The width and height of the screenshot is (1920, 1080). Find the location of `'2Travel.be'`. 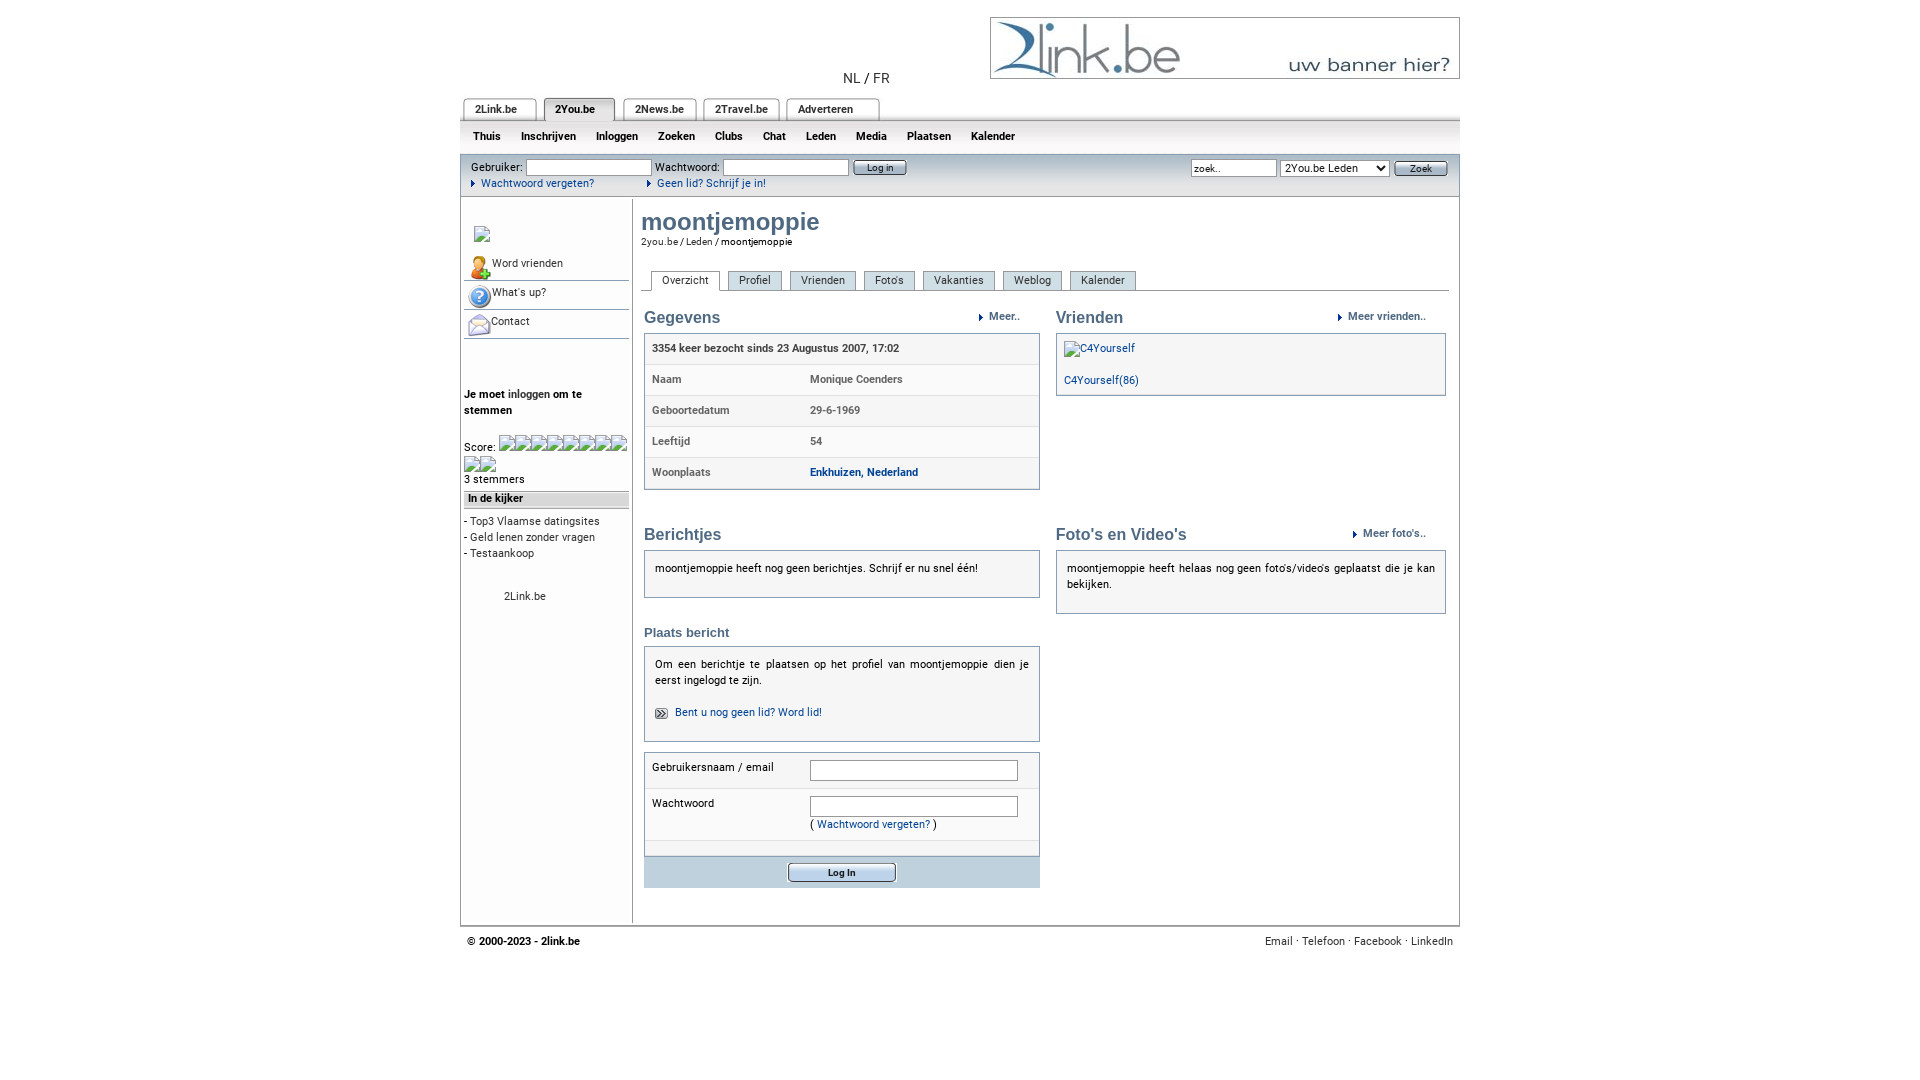

'2Travel.be' is located at coordinates (740, 109).